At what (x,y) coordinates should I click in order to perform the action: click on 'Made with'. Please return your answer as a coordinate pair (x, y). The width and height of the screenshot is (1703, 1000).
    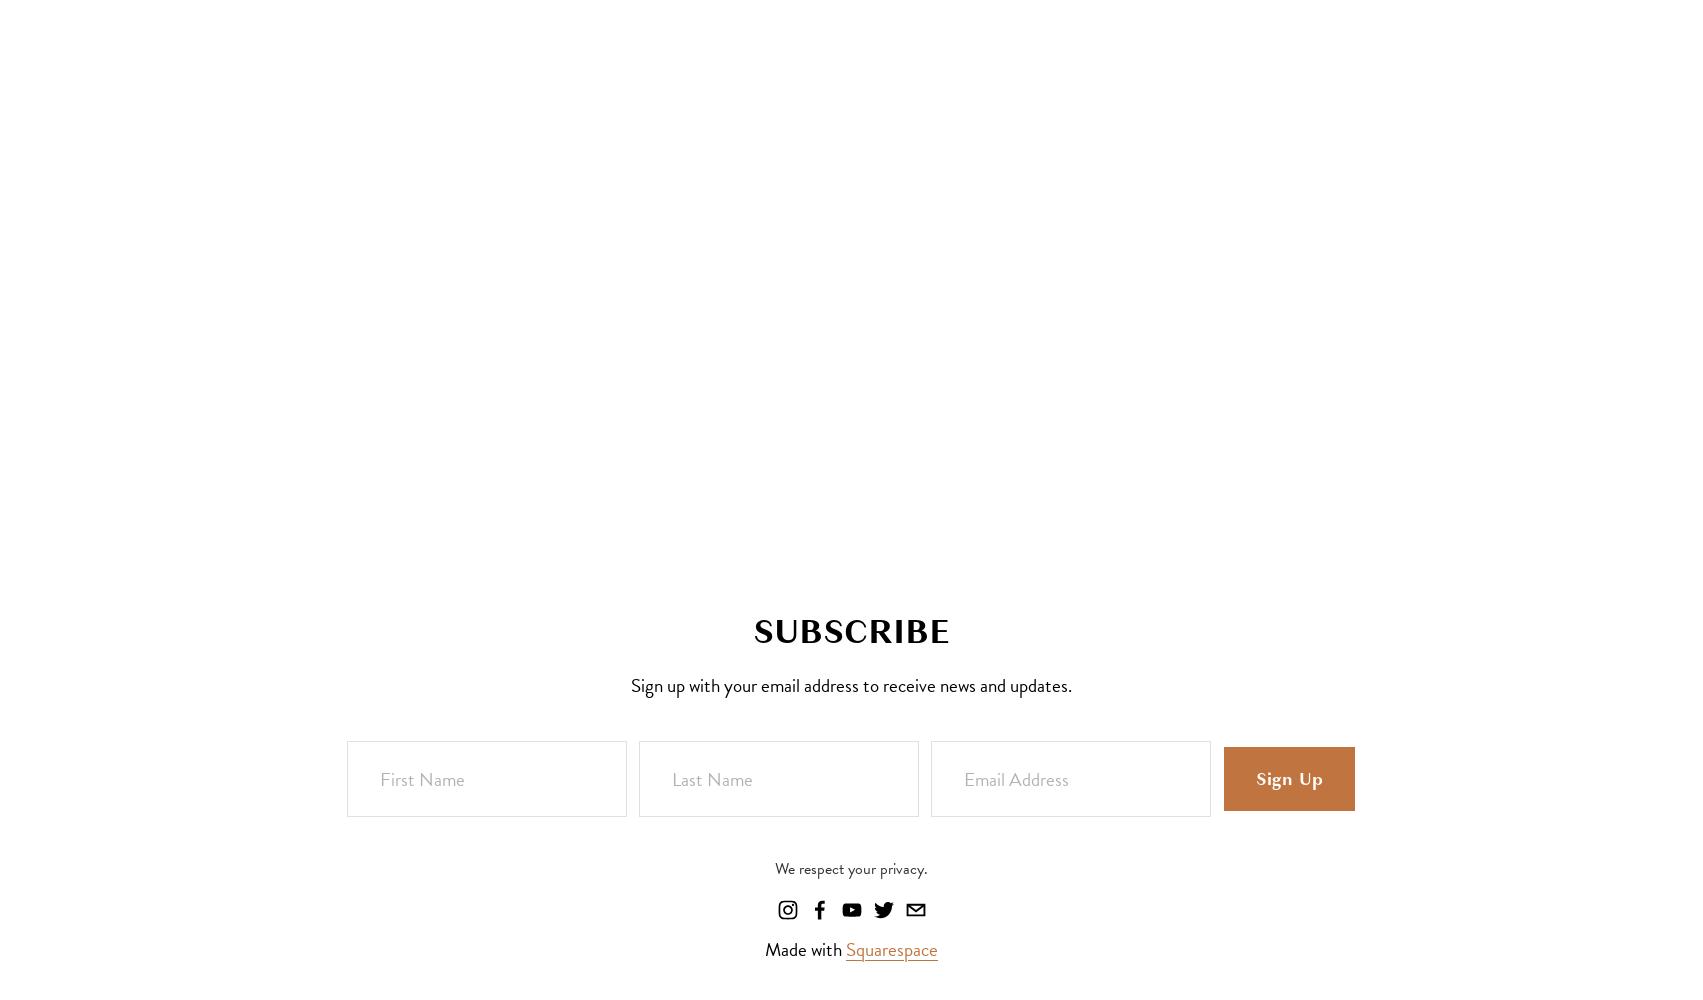
    Looking at the image, I should click on (805, 948).